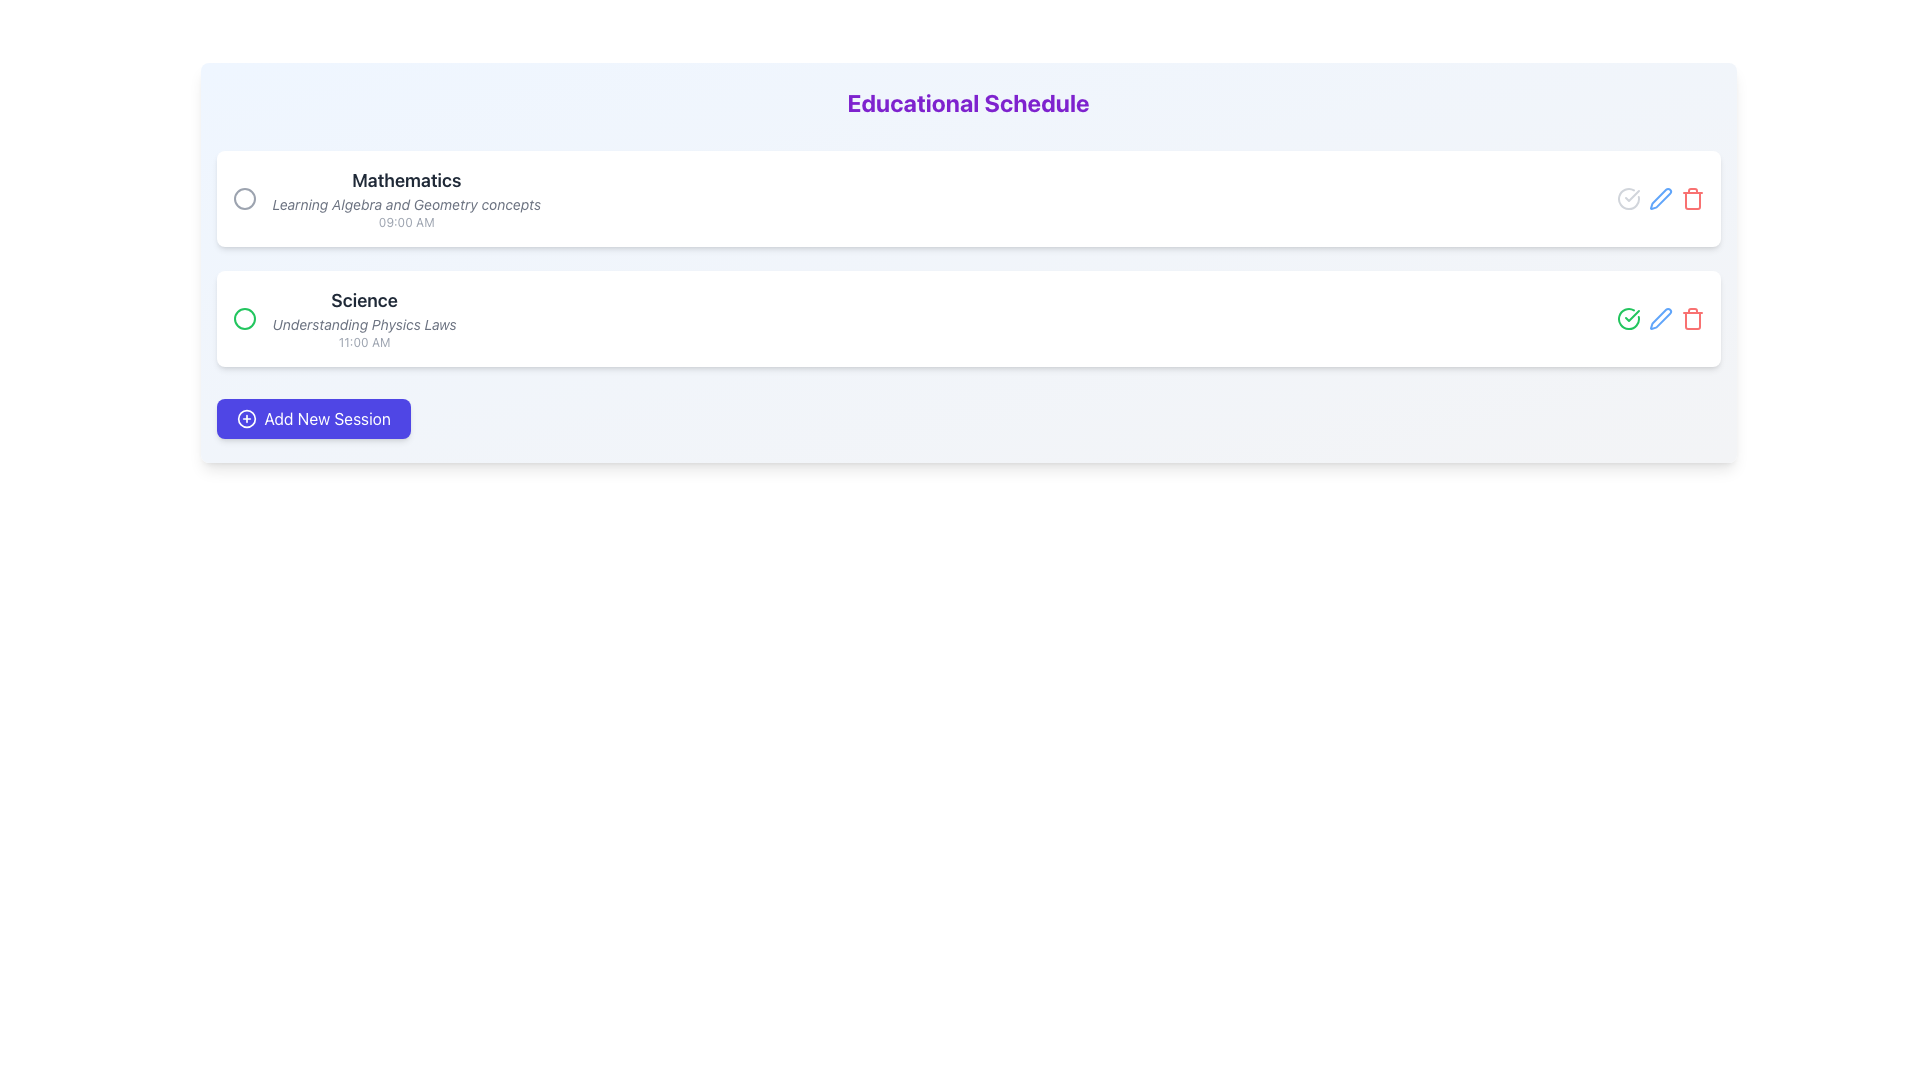 Image resolution: width=1920 pixels, height=1080 pixels. Describe the element at coordinates (245, 418) in the screenshot. I see `the coral colored SVG Circle Shape which is the innermost component of the 'lucide-circle-plus' icon located to the left of the 'Add New Session' button` at that location.